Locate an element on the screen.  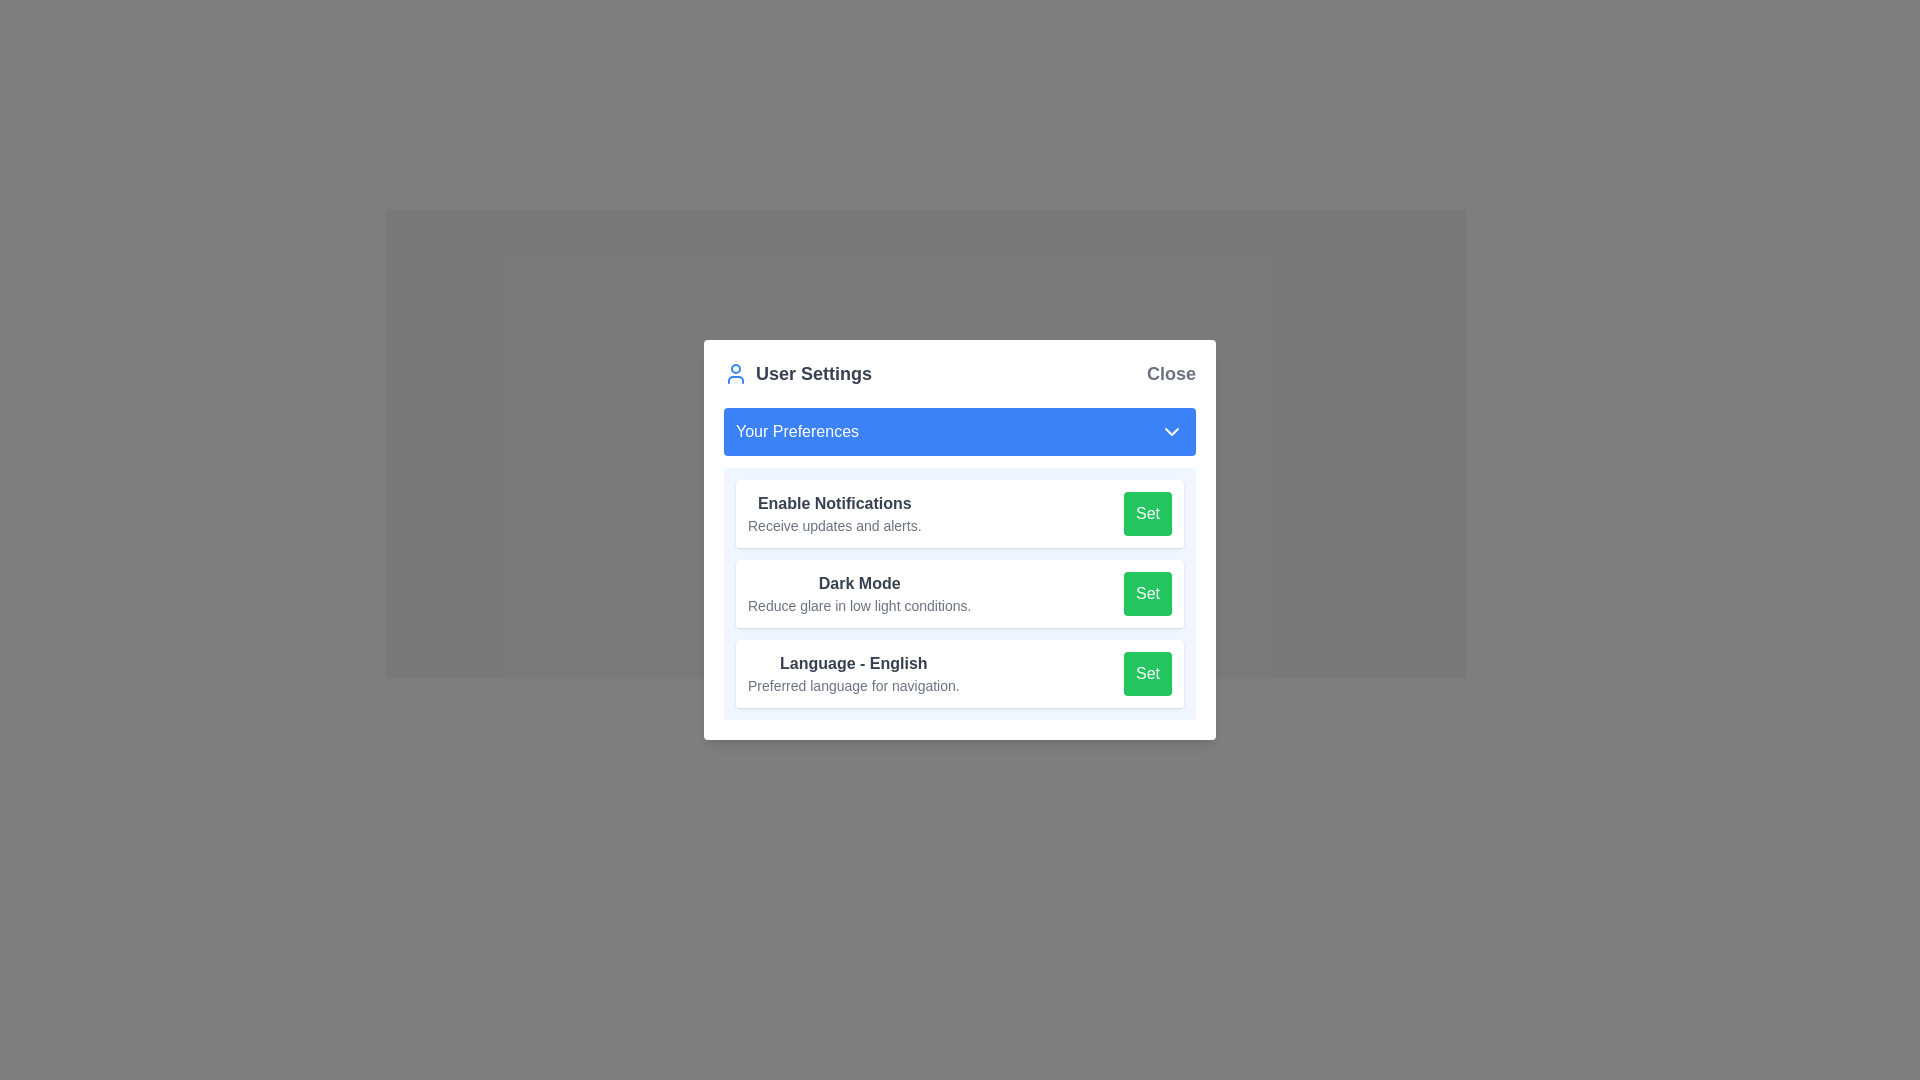
the text label displaying 'Language - English', which is styled in bold gray font and positioned above the descriptive text in the User Settings interface is located at coordinates (853, 663).